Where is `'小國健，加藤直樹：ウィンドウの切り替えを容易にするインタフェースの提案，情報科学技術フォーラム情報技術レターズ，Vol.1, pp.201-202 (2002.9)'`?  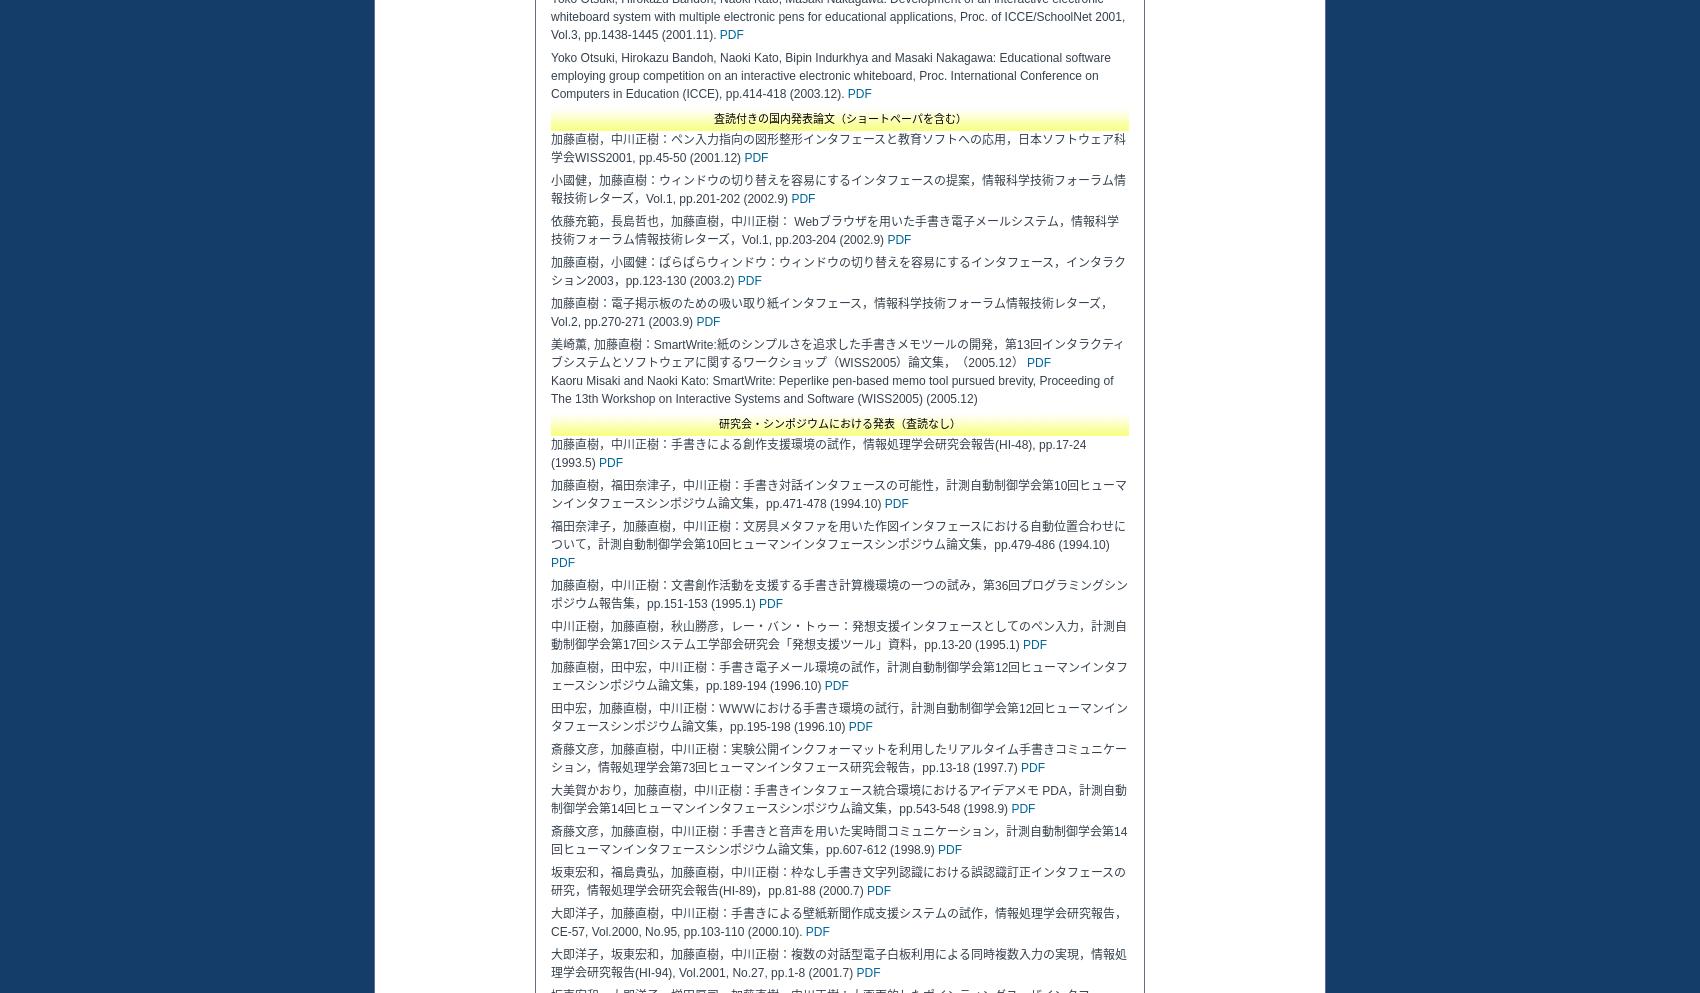 '小國健，加藤直樹：ウィンドウの切り替えを容易にするインタフェースの提案，情報科学技術フォーラム情報技術レターズ，Vol.1, pp.201-202 (2002.9)' is located at coordinates (549, 188).